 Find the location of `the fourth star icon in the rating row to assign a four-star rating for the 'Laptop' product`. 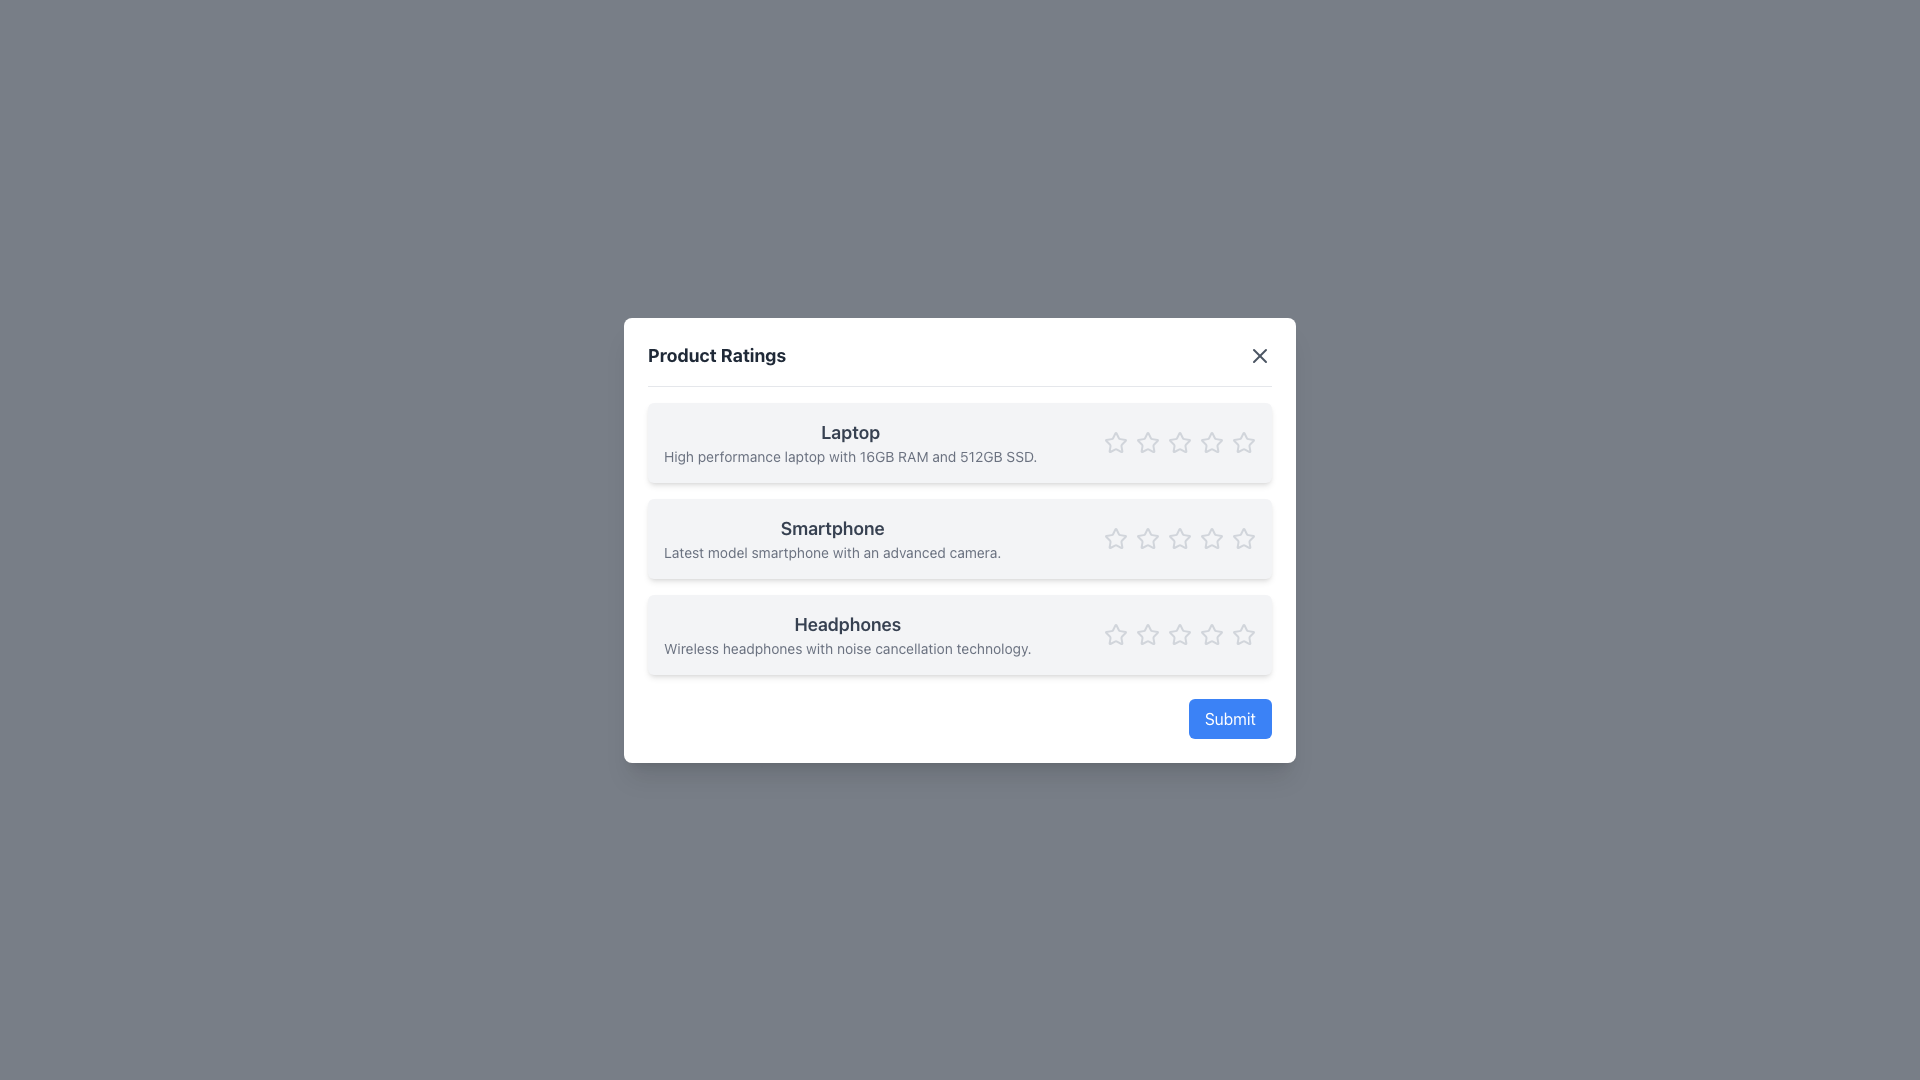

the fourth star icon in the rating row to assign a four-star rating for the 'Laptop' product is located at coordinates (1180, 441).